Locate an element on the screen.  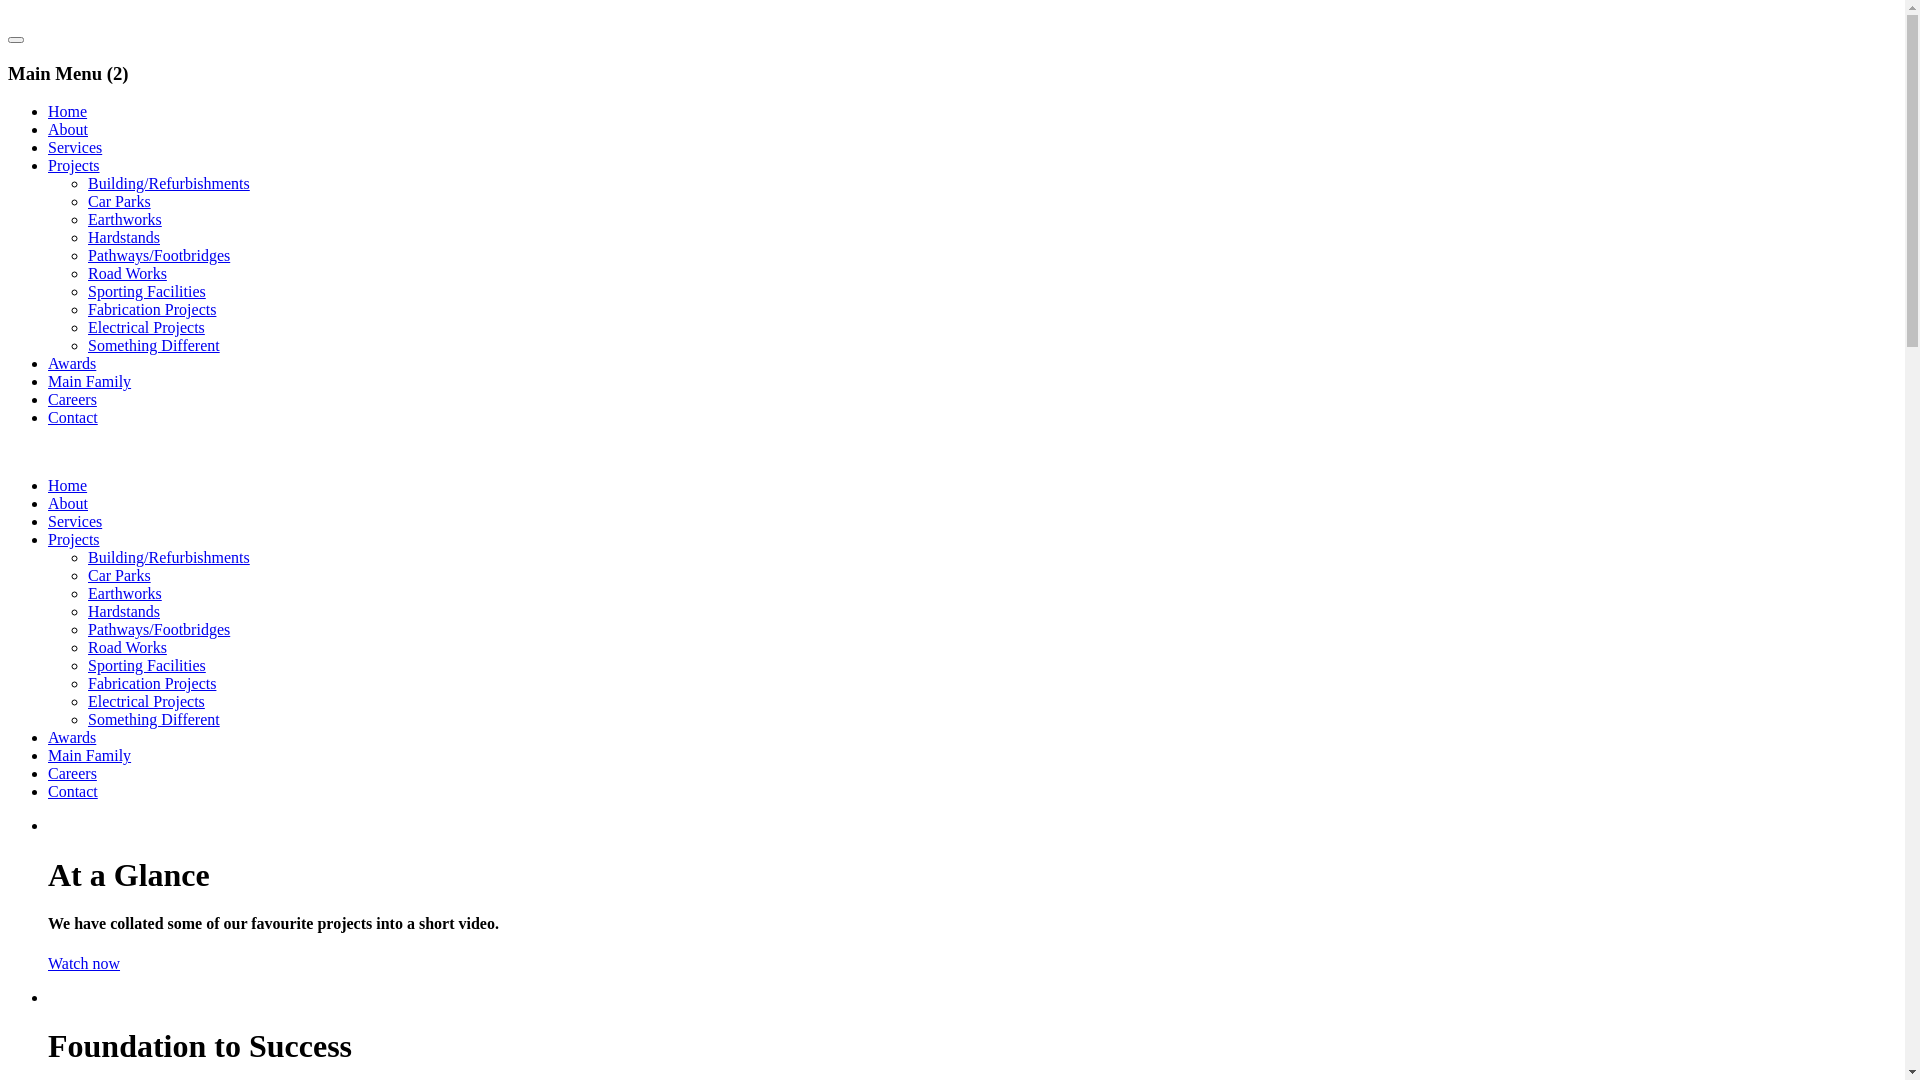
'Projects' is located at coordinates (73, 538).